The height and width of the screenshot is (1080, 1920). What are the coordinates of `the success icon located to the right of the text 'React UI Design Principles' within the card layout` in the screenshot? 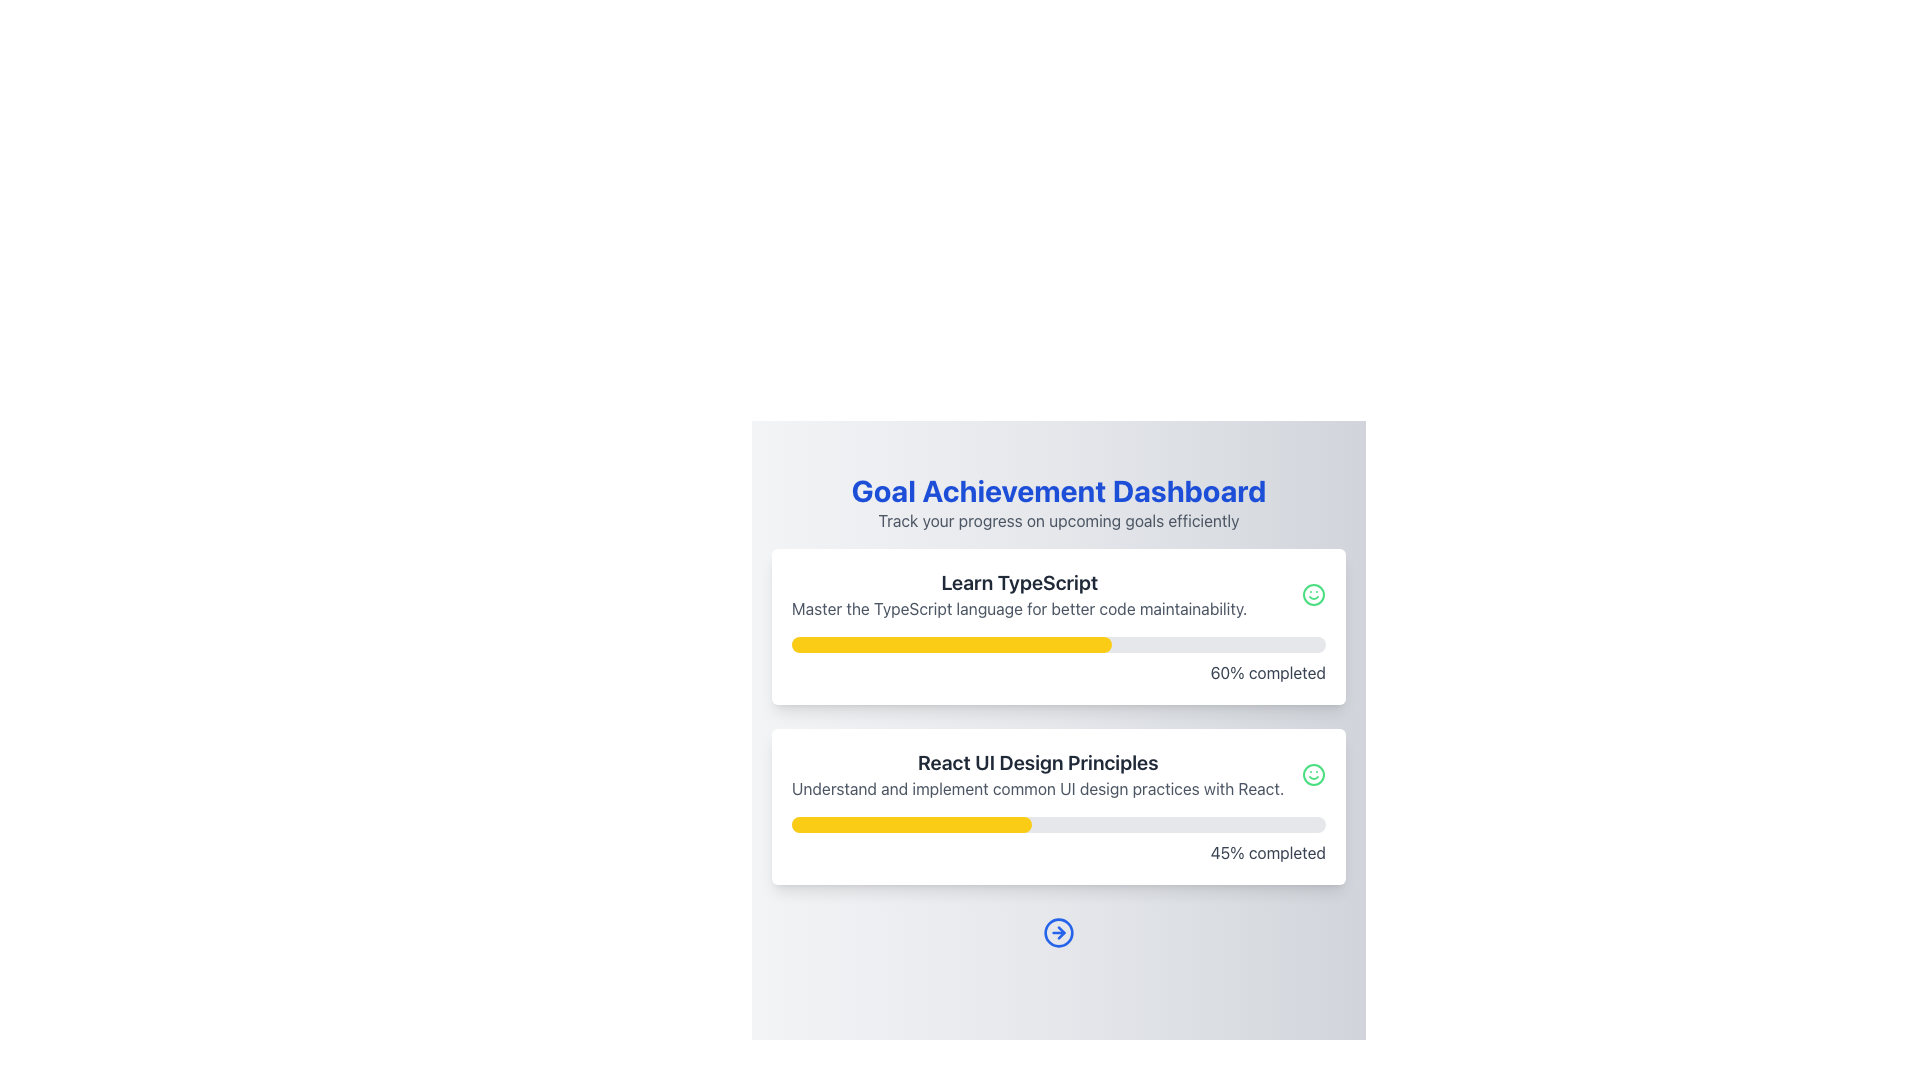 It's located at (1314, 774).